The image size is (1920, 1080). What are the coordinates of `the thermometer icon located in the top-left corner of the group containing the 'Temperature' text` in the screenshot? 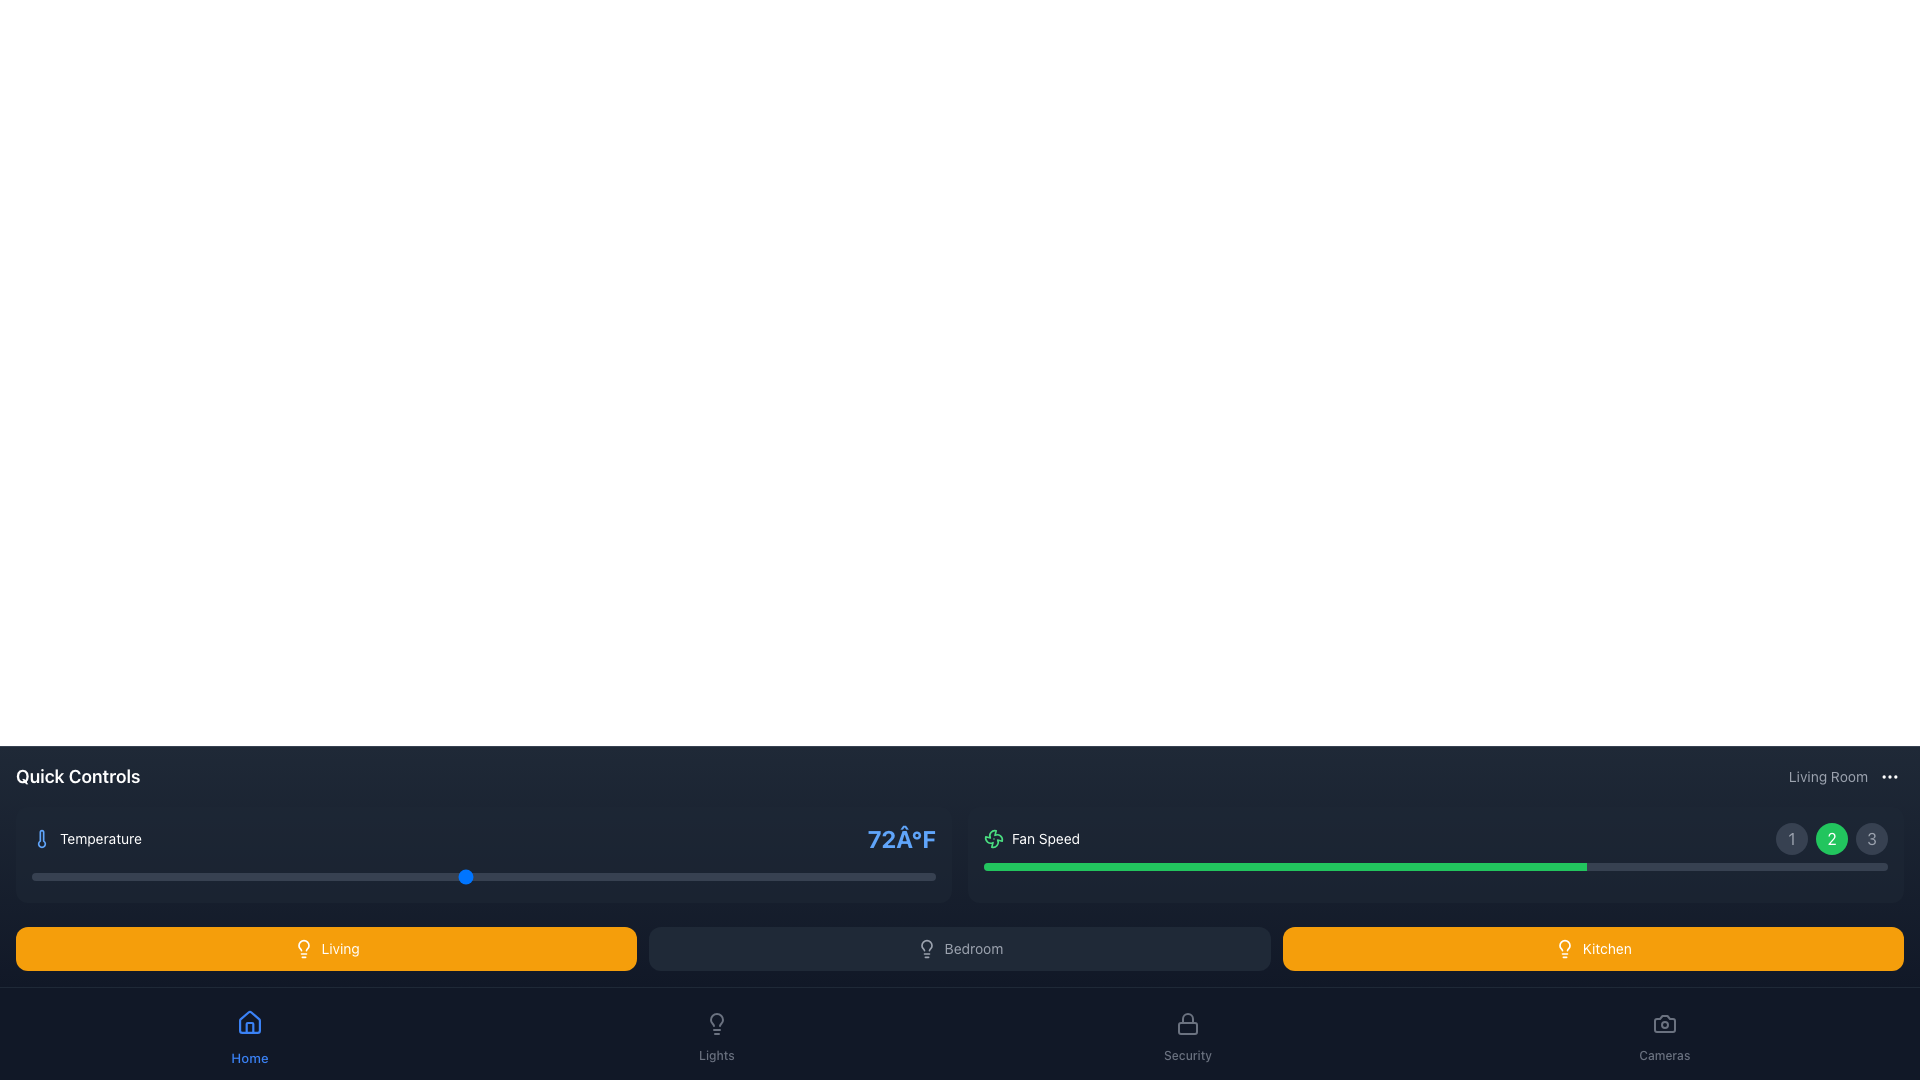 It's located at (42, 839).